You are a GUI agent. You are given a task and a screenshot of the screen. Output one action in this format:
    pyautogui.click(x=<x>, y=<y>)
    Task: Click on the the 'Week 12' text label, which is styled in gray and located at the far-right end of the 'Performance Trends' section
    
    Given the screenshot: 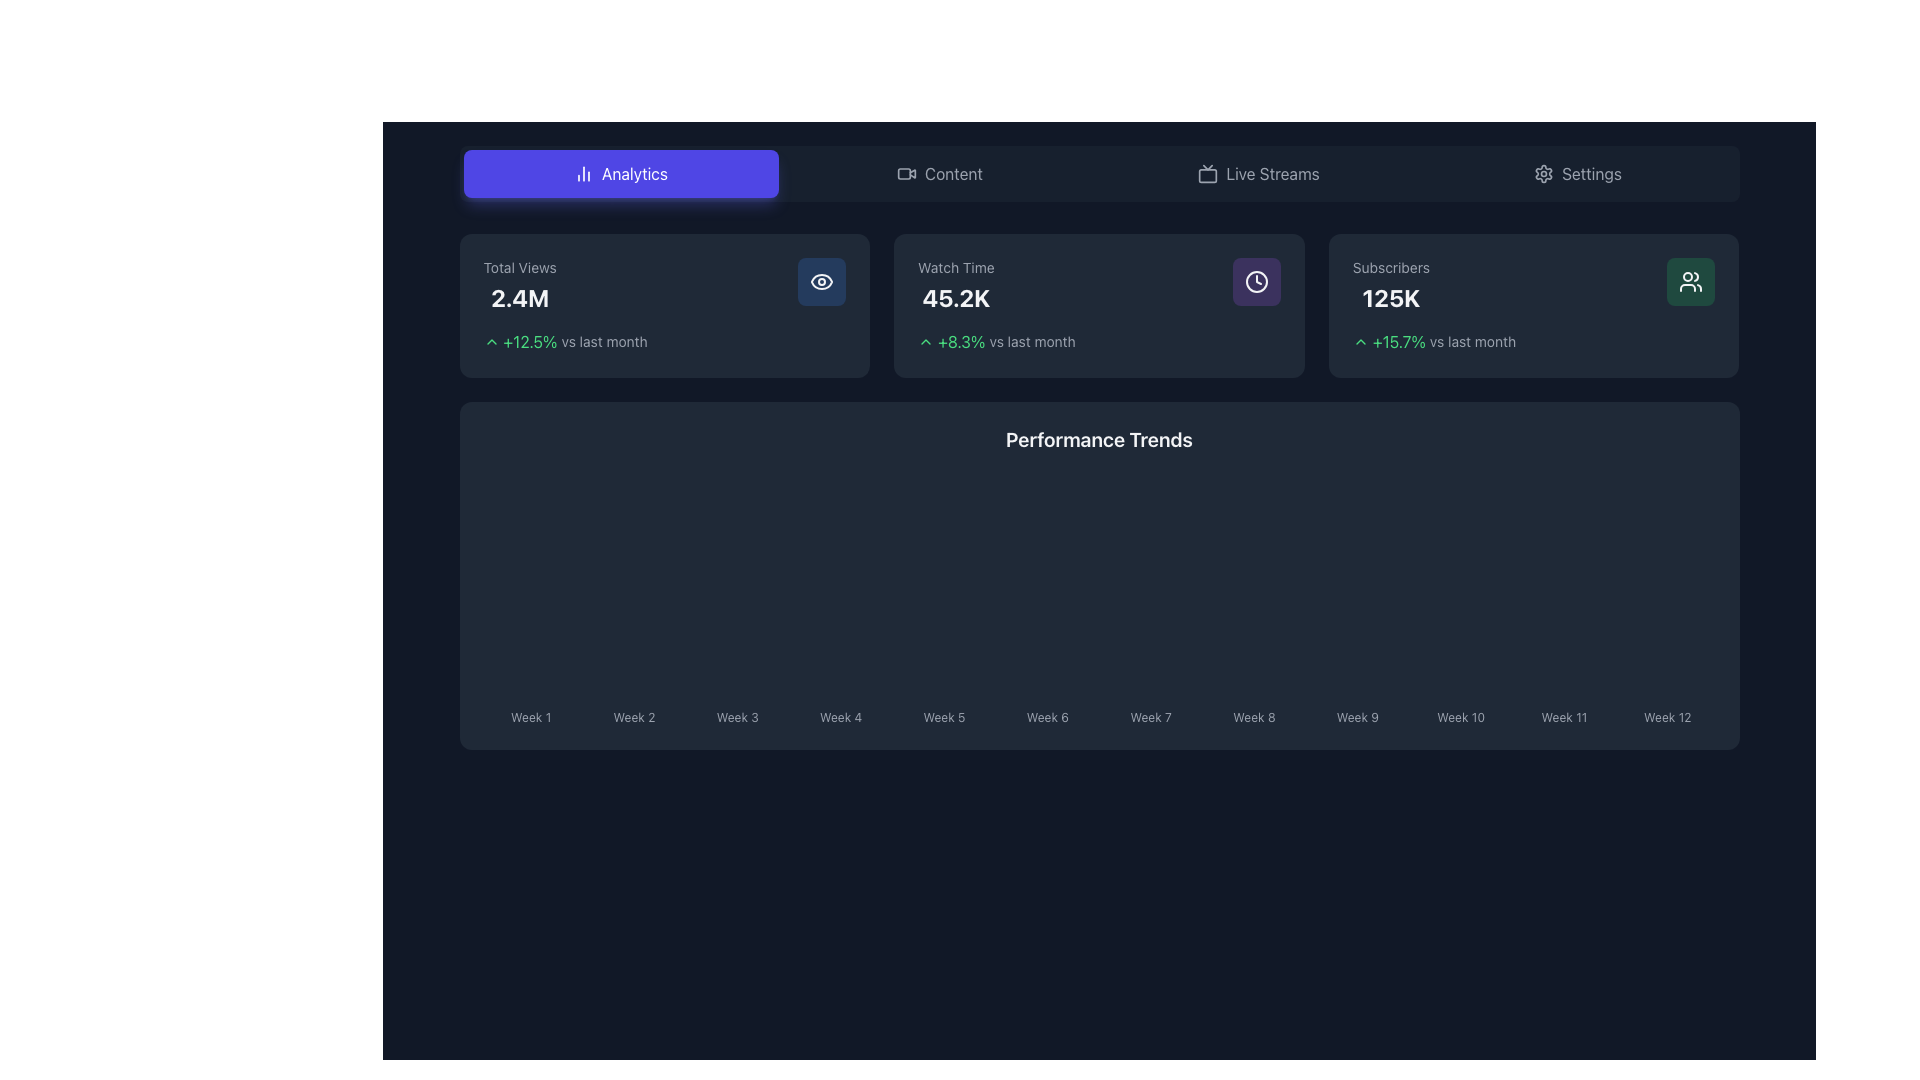 What is the action you would take?
    pyautogui.click(x=1667, y=716)
    